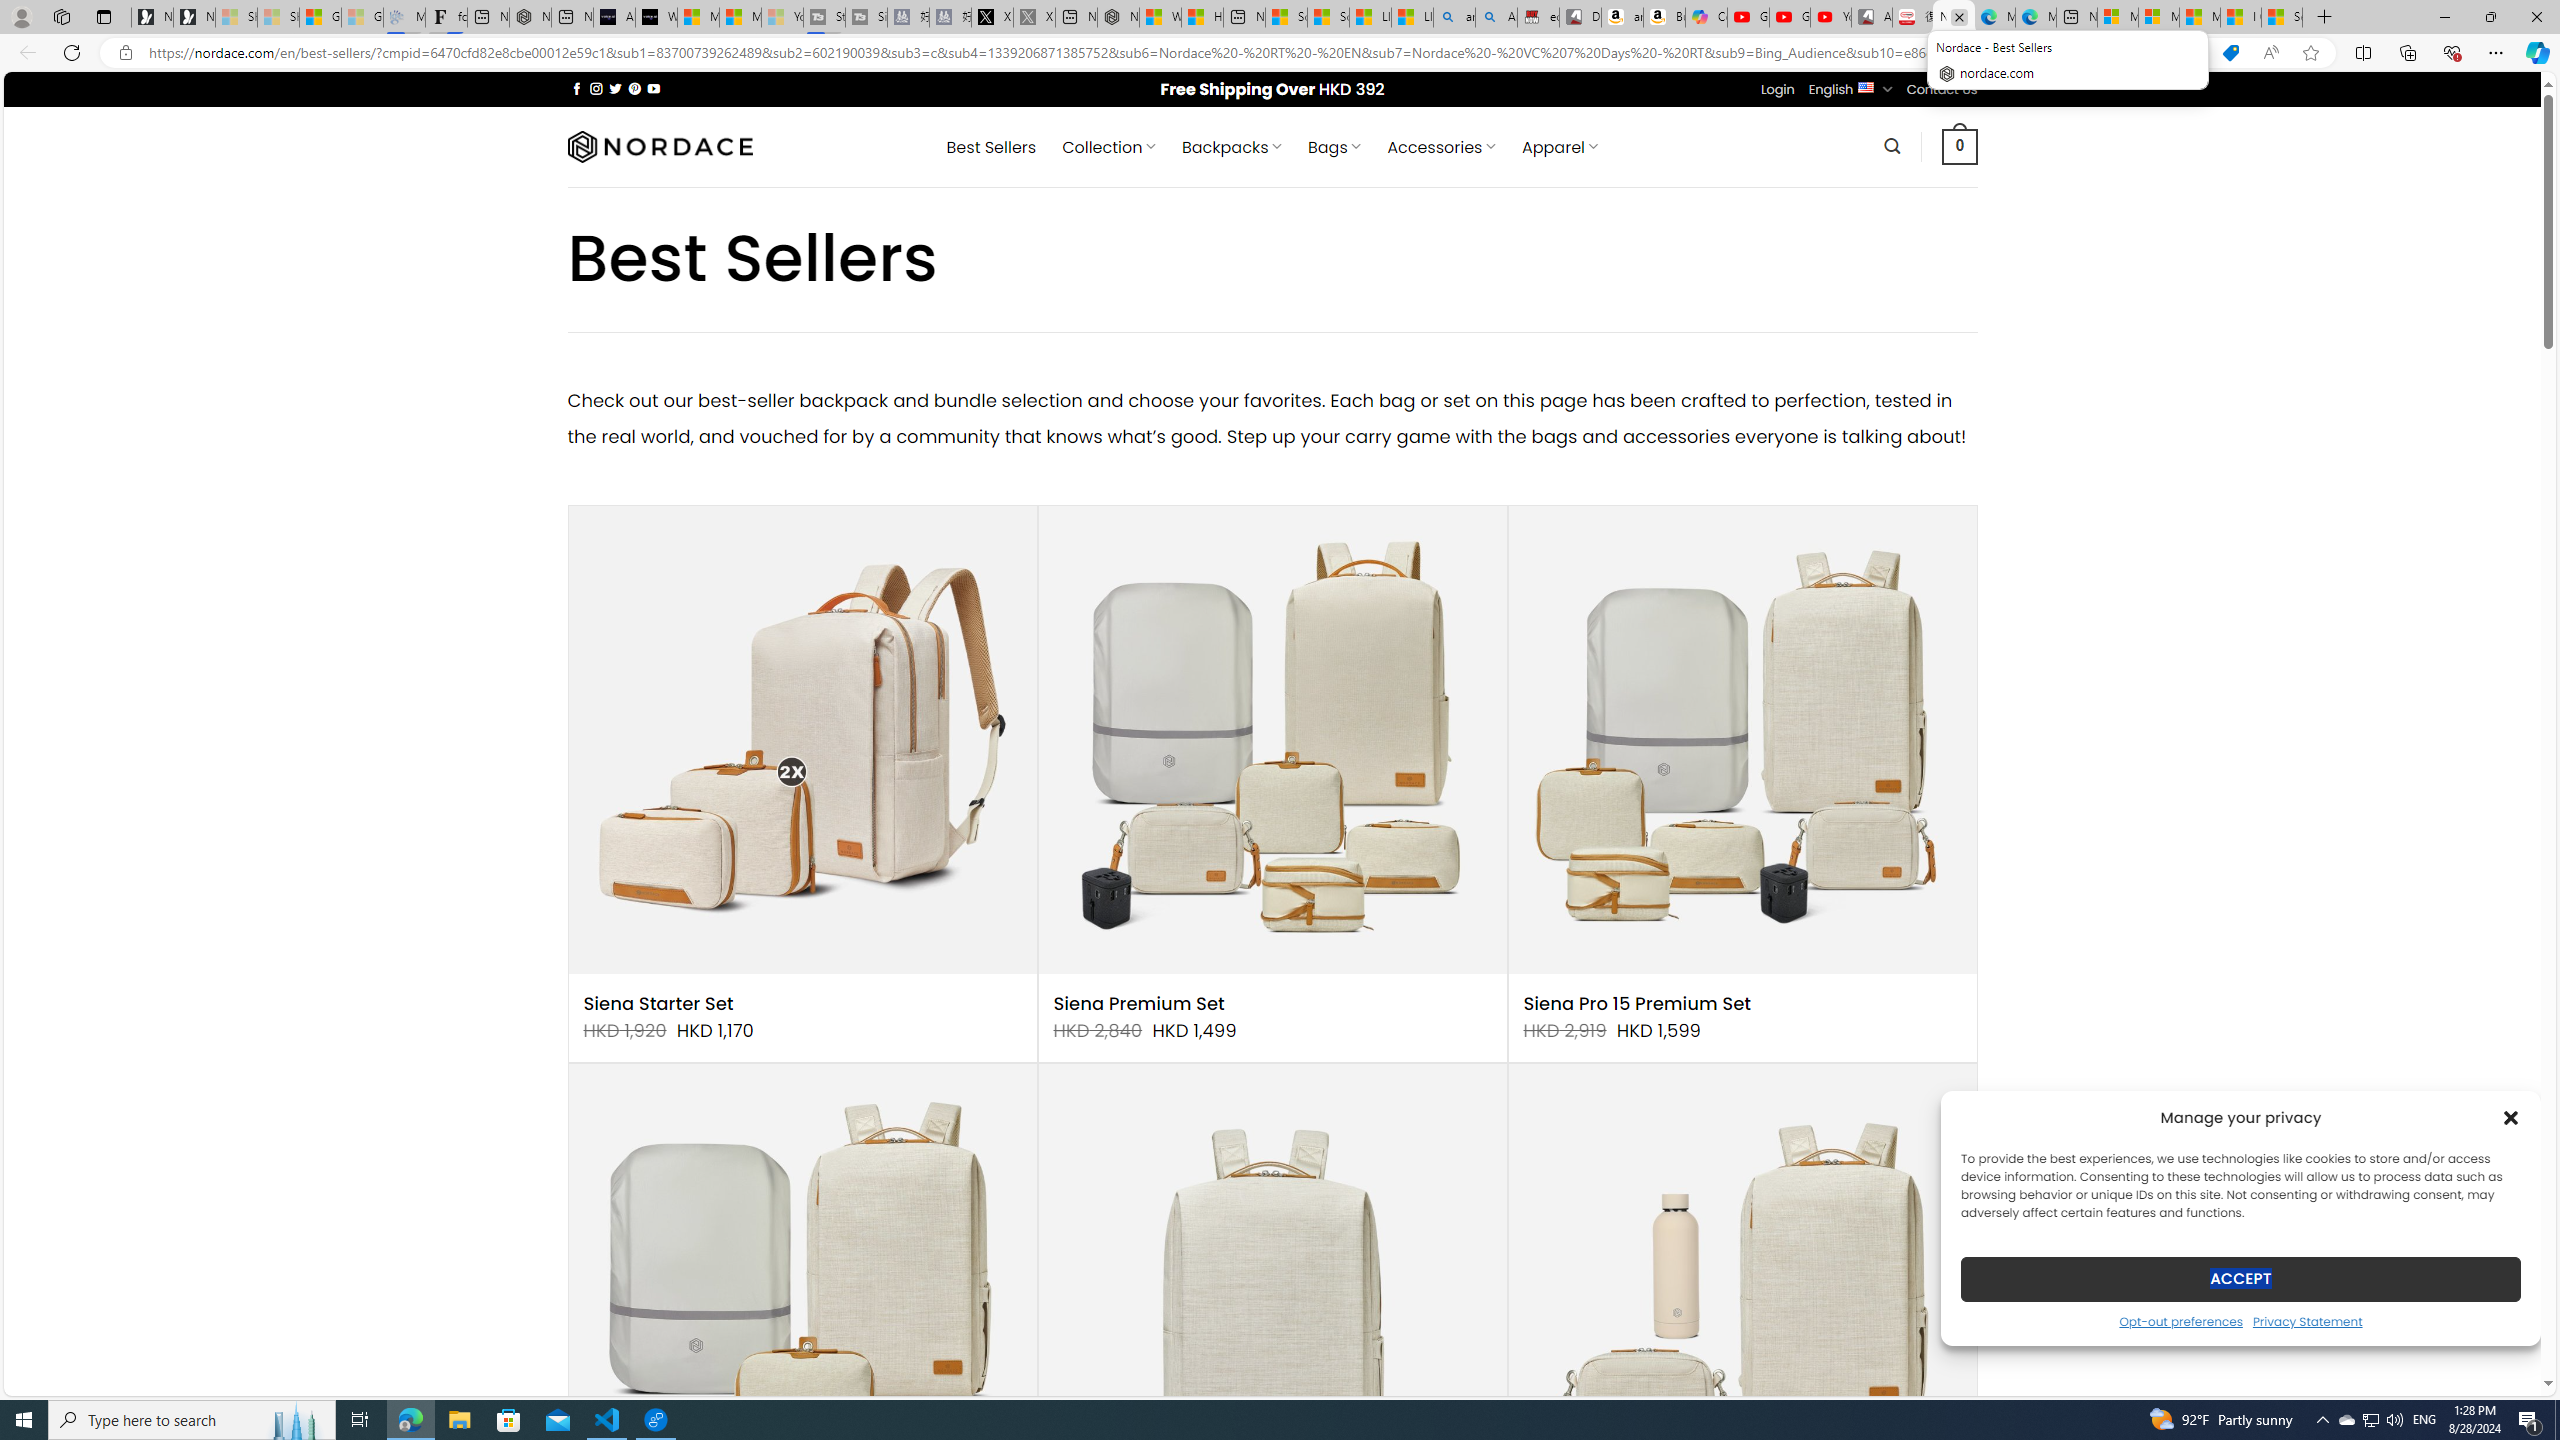  I want to click on 'Opt-out preferences', so click(2180, 1320).